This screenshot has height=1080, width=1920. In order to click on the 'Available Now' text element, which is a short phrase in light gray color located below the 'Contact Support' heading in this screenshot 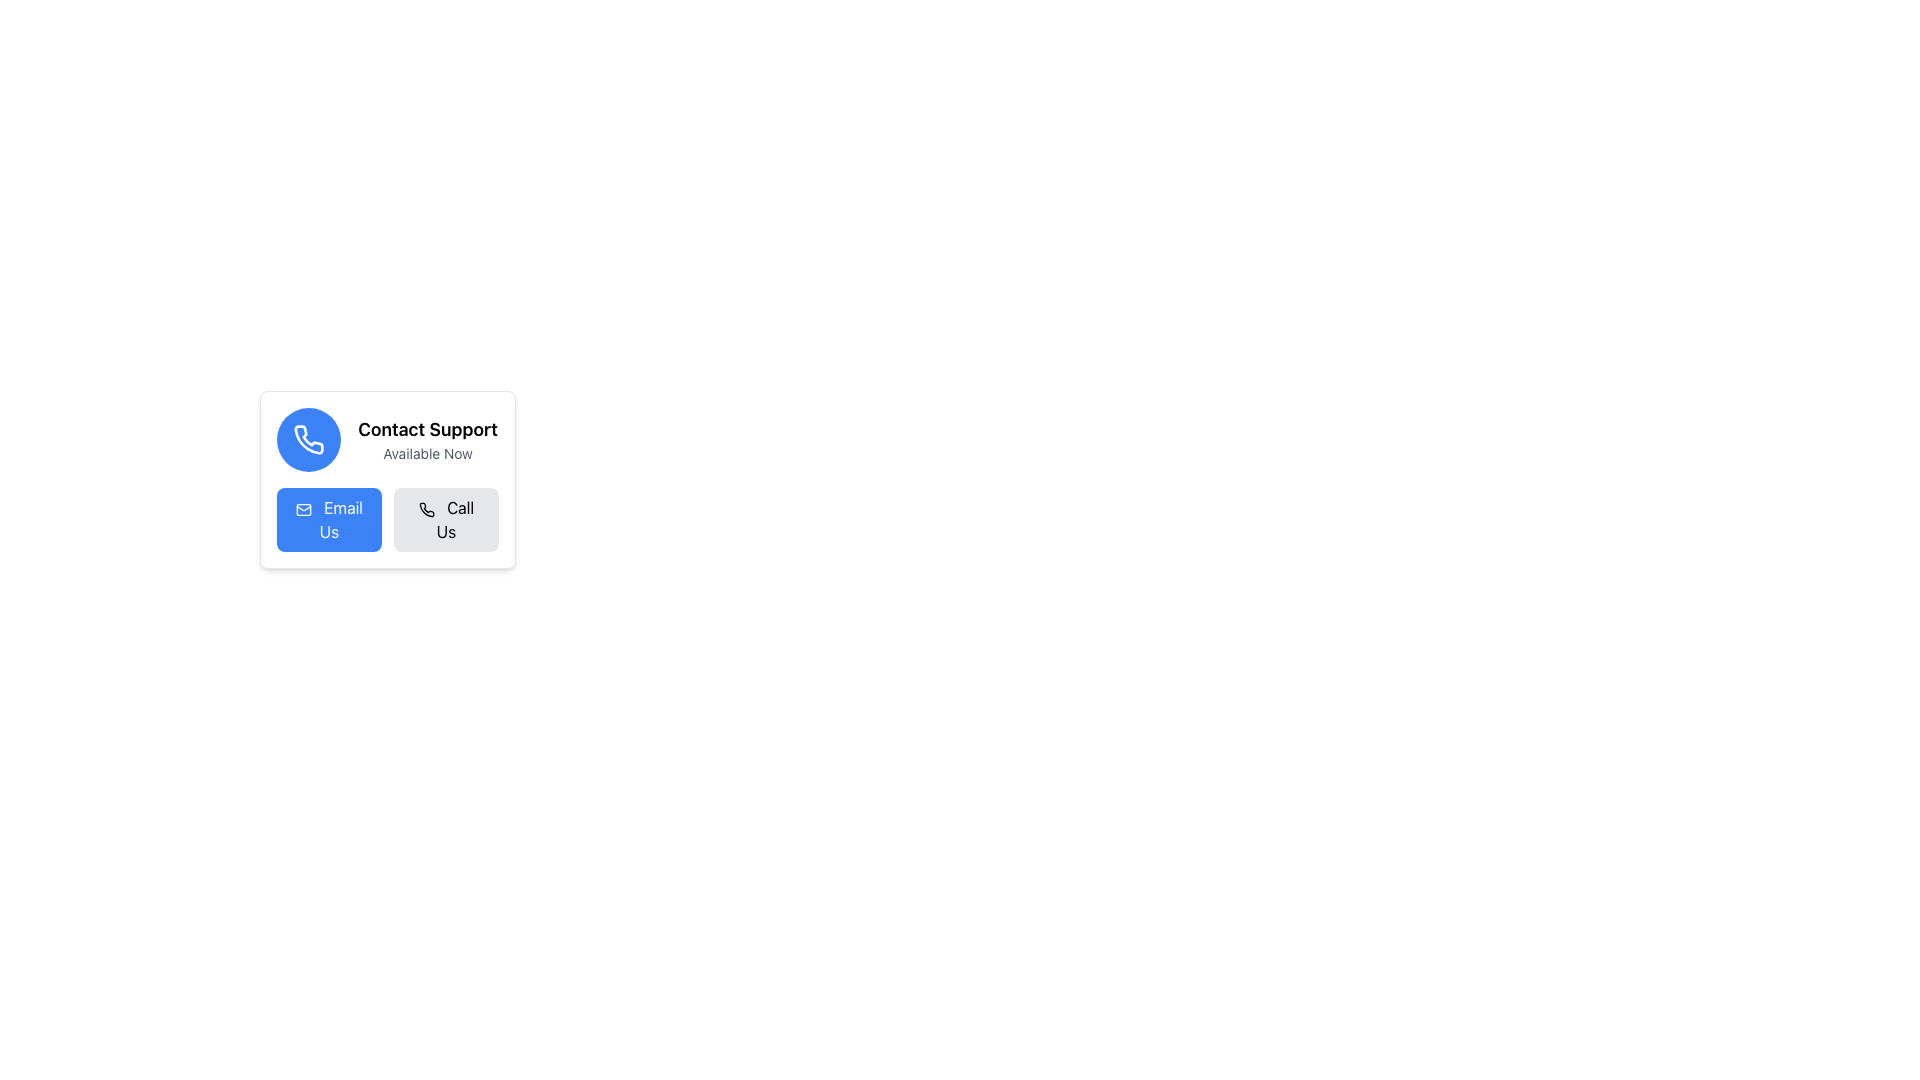, I will do `click(426, 454)`.